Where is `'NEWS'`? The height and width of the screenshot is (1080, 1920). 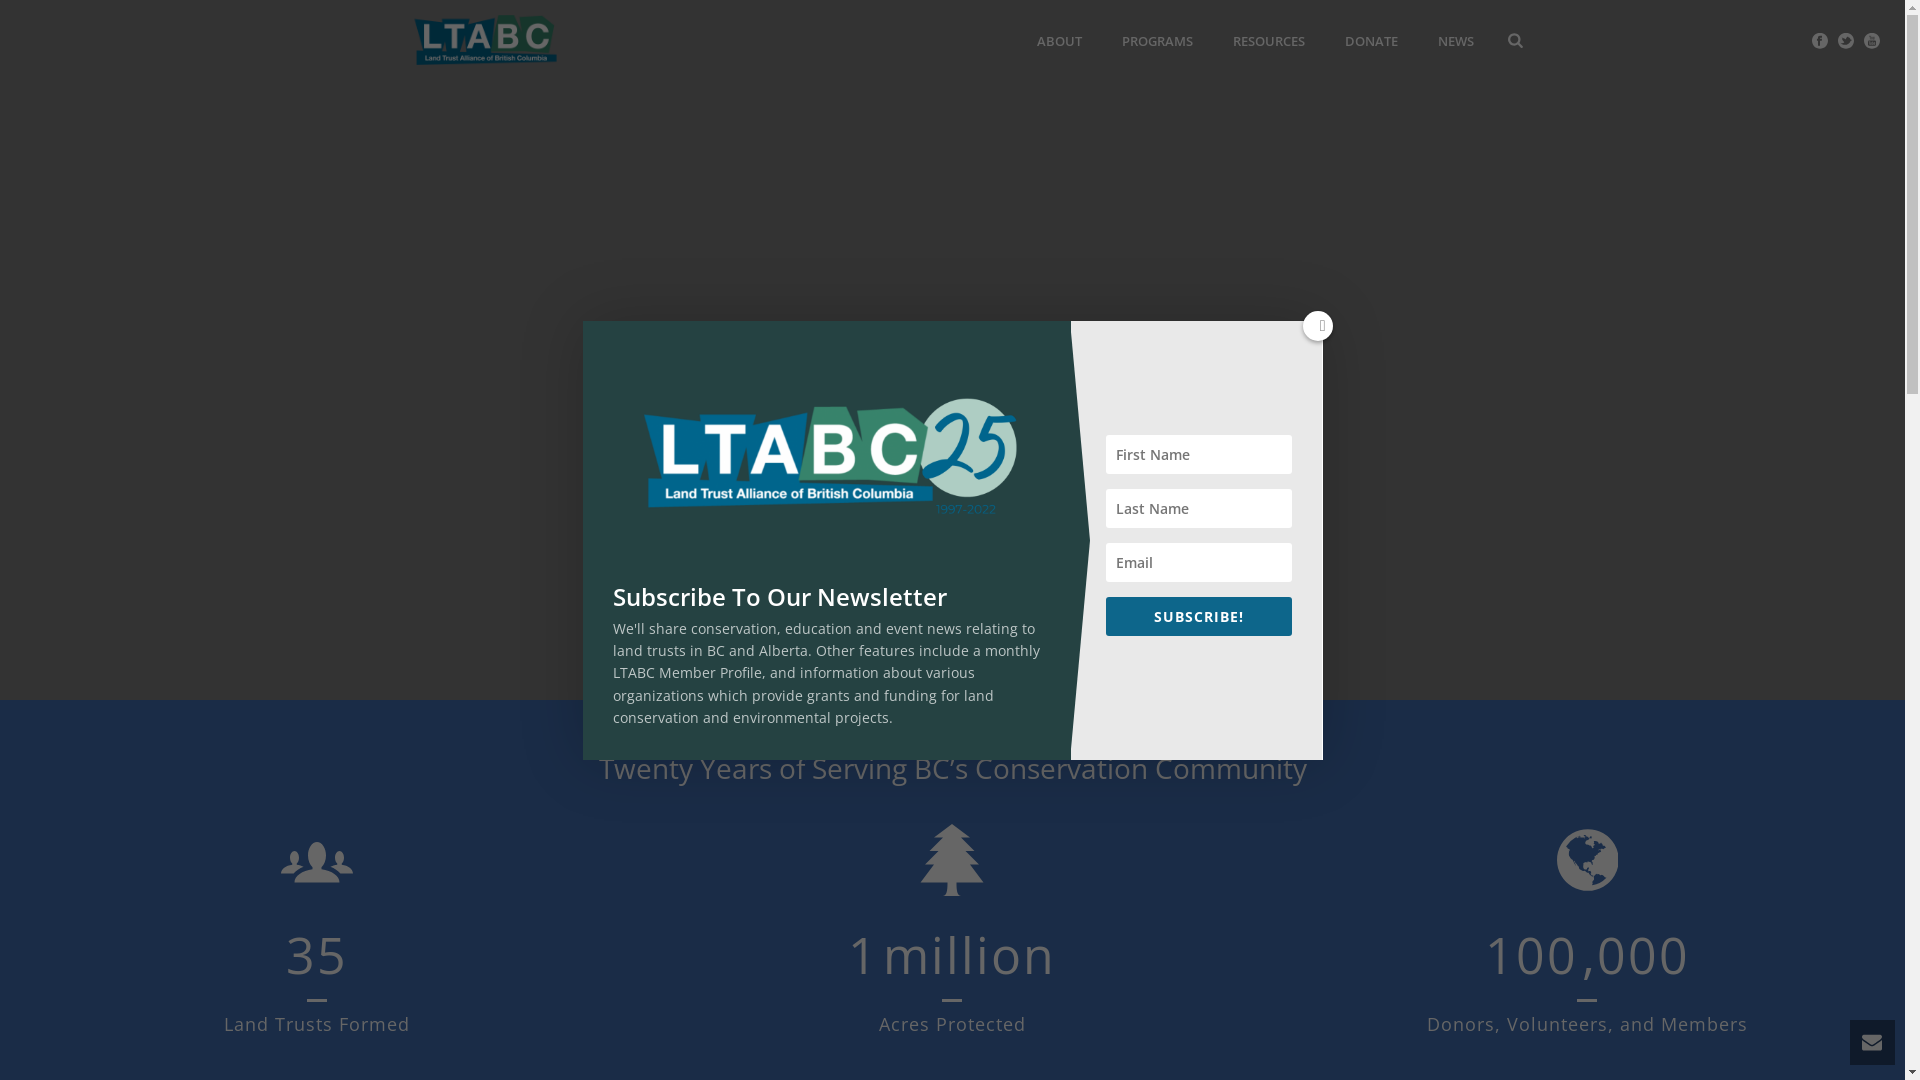
'NEWS' is located at coordinates (1416, 41).